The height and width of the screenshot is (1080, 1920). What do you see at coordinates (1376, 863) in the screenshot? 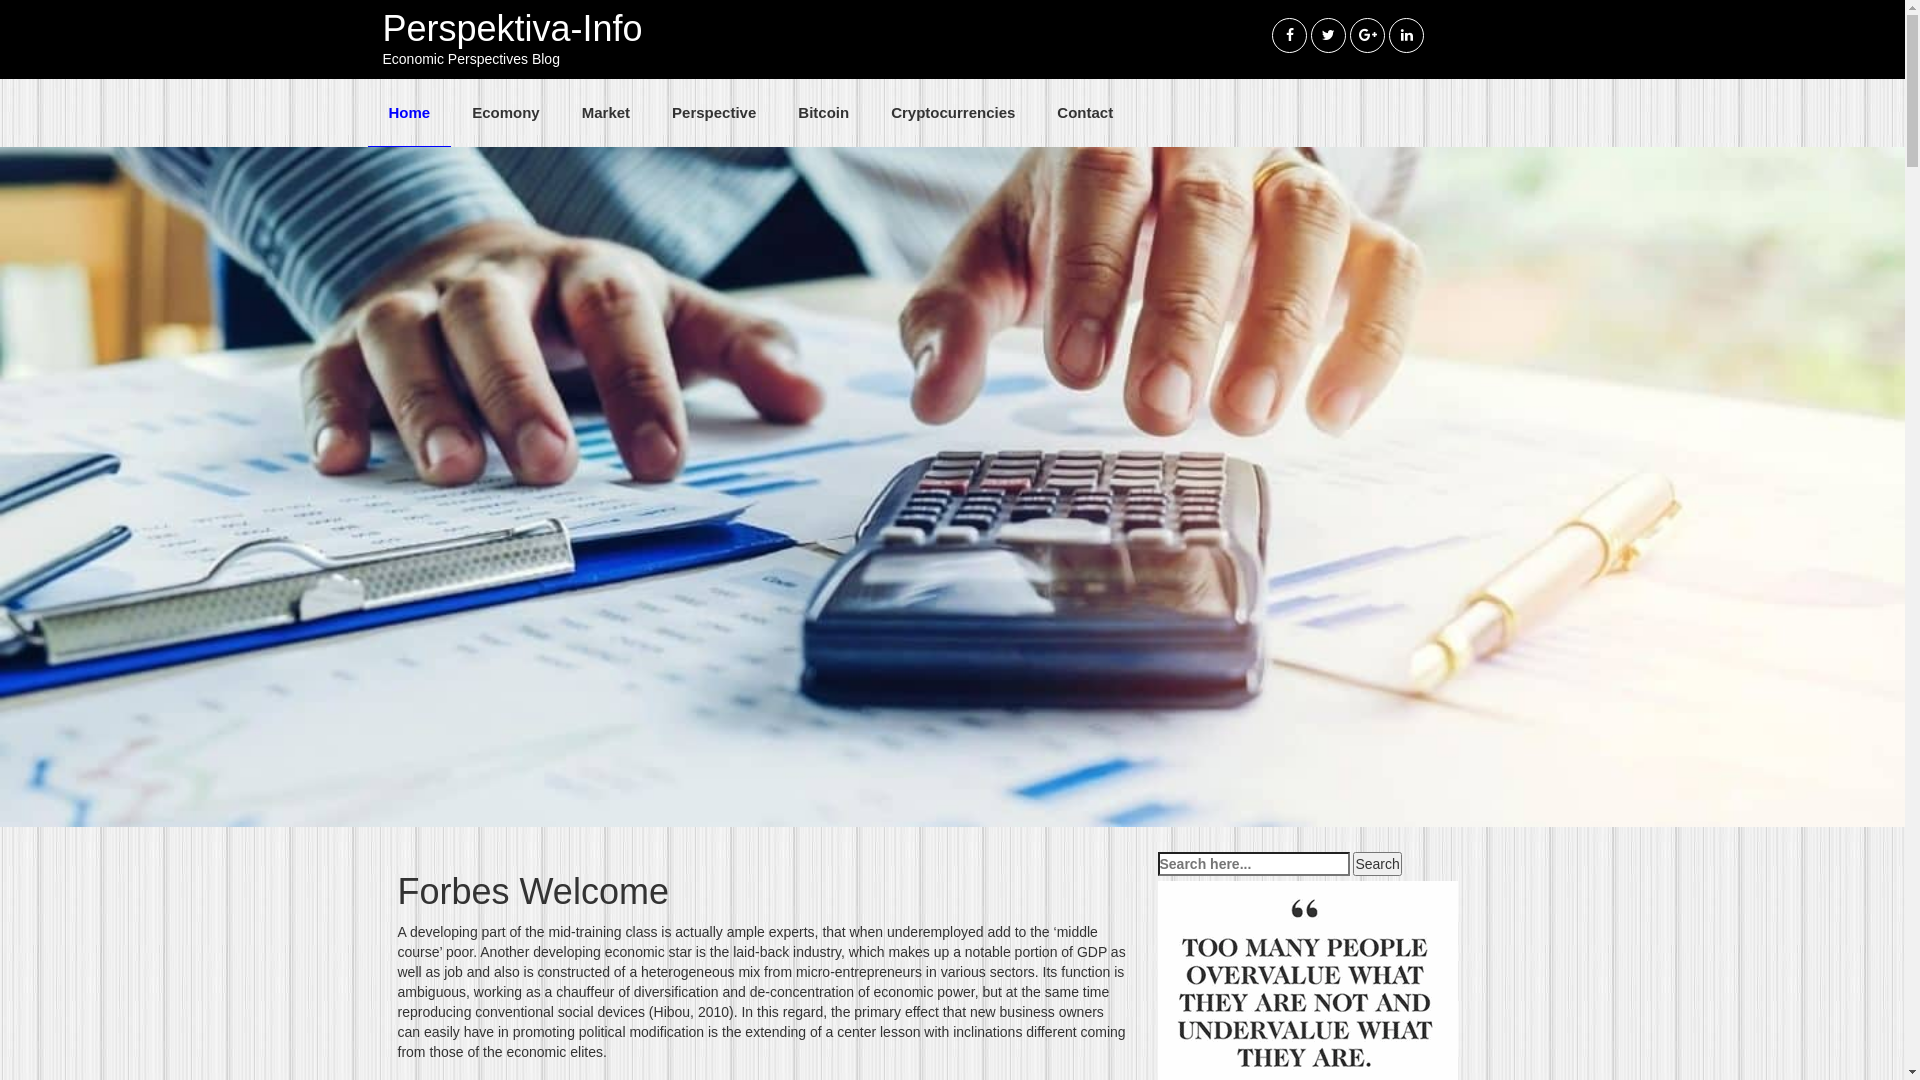
I see `'Search'` at bounding box center [1376, 863].